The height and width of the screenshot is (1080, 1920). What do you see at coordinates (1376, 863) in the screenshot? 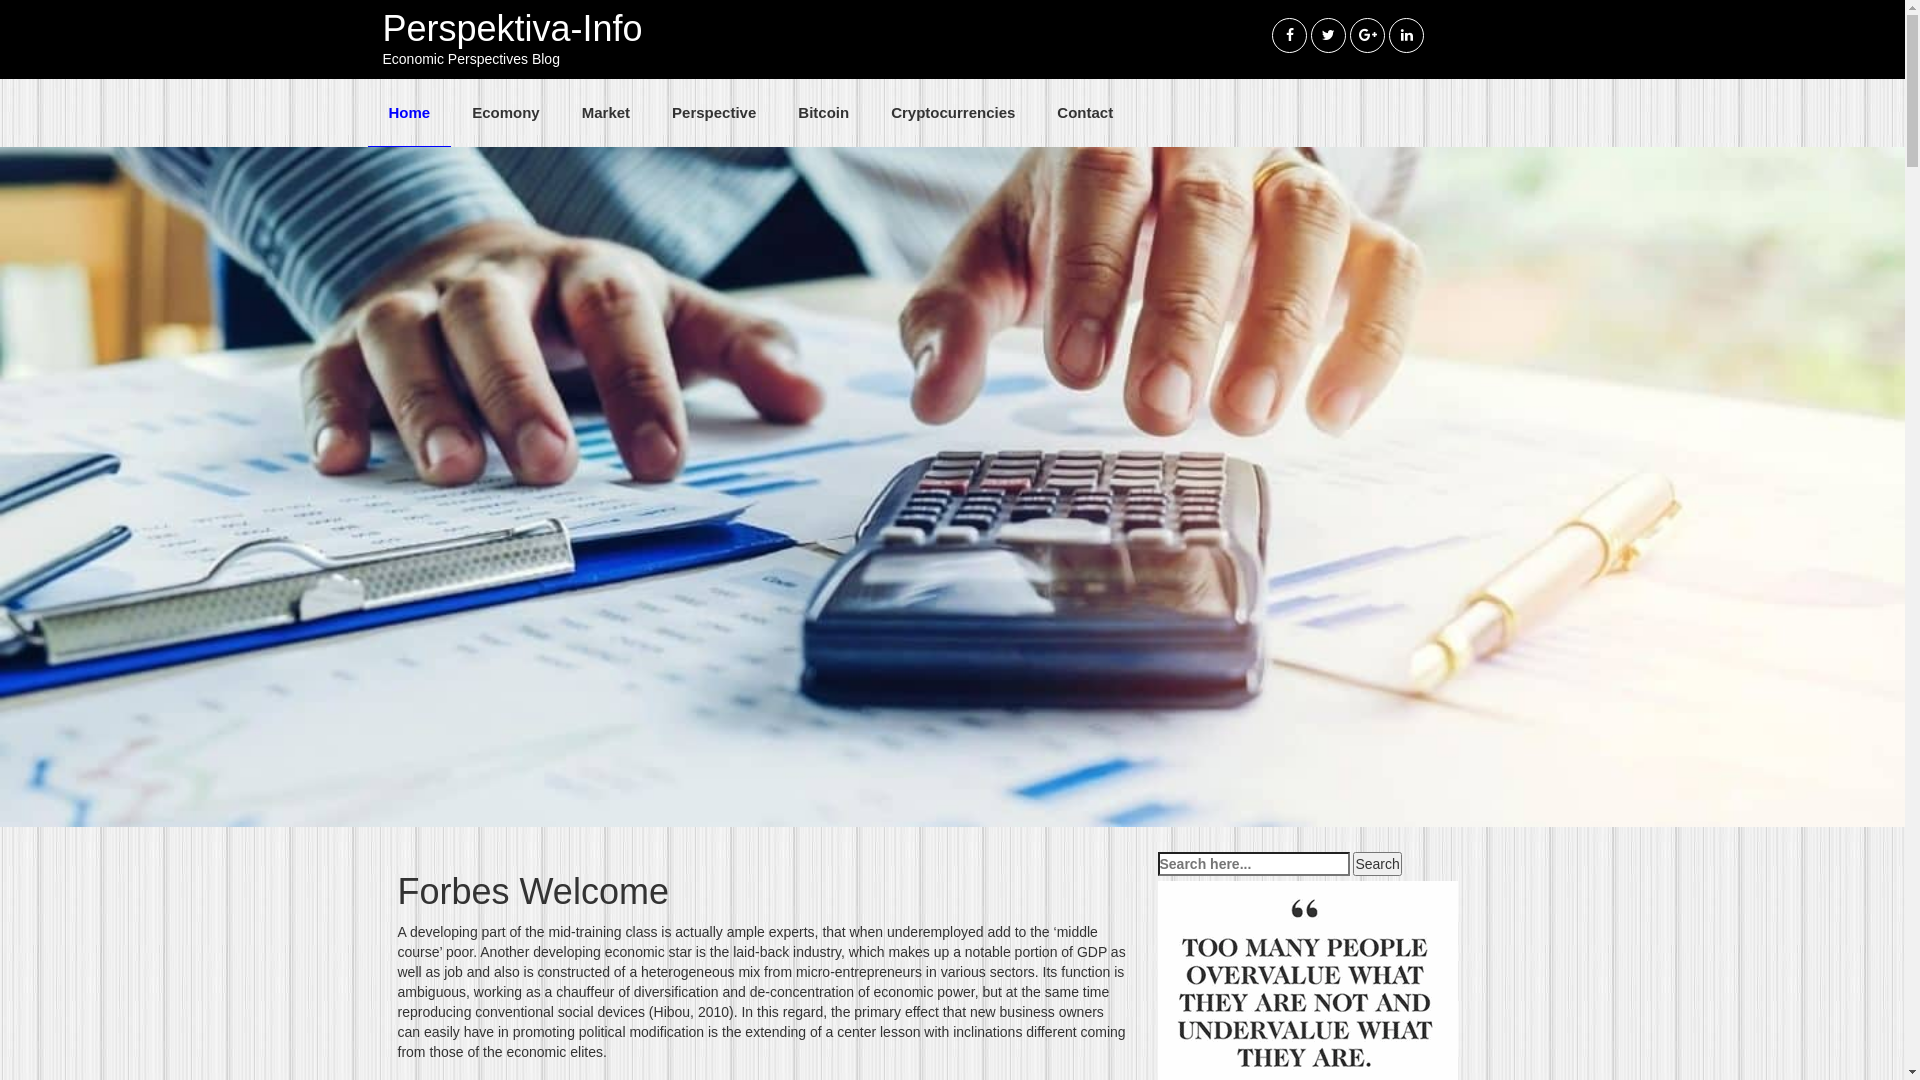
I see `'Search'` at bounding box center [1376, 863].